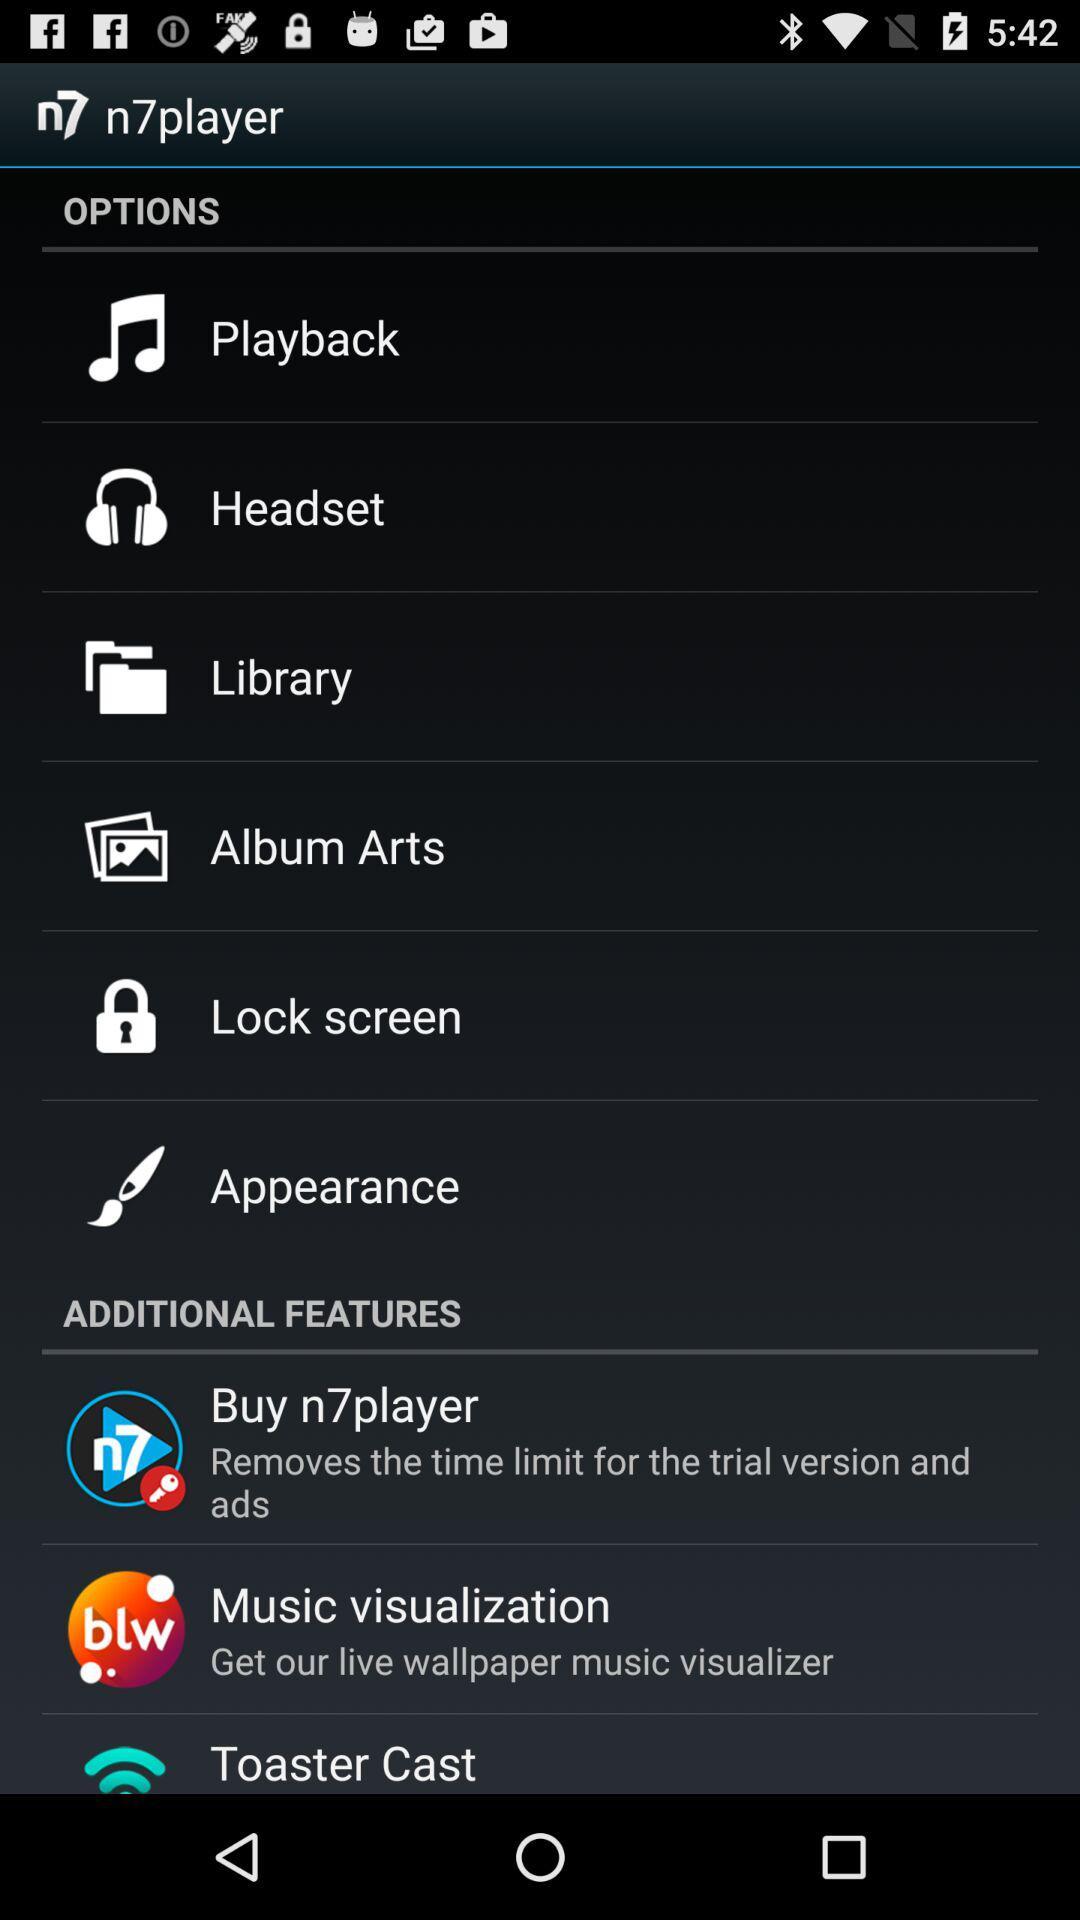 This screenshot has width=1080, height=1920. Describe the element at coordinates (520, 1660) in the screenshot. I see `the get our live` at that location.